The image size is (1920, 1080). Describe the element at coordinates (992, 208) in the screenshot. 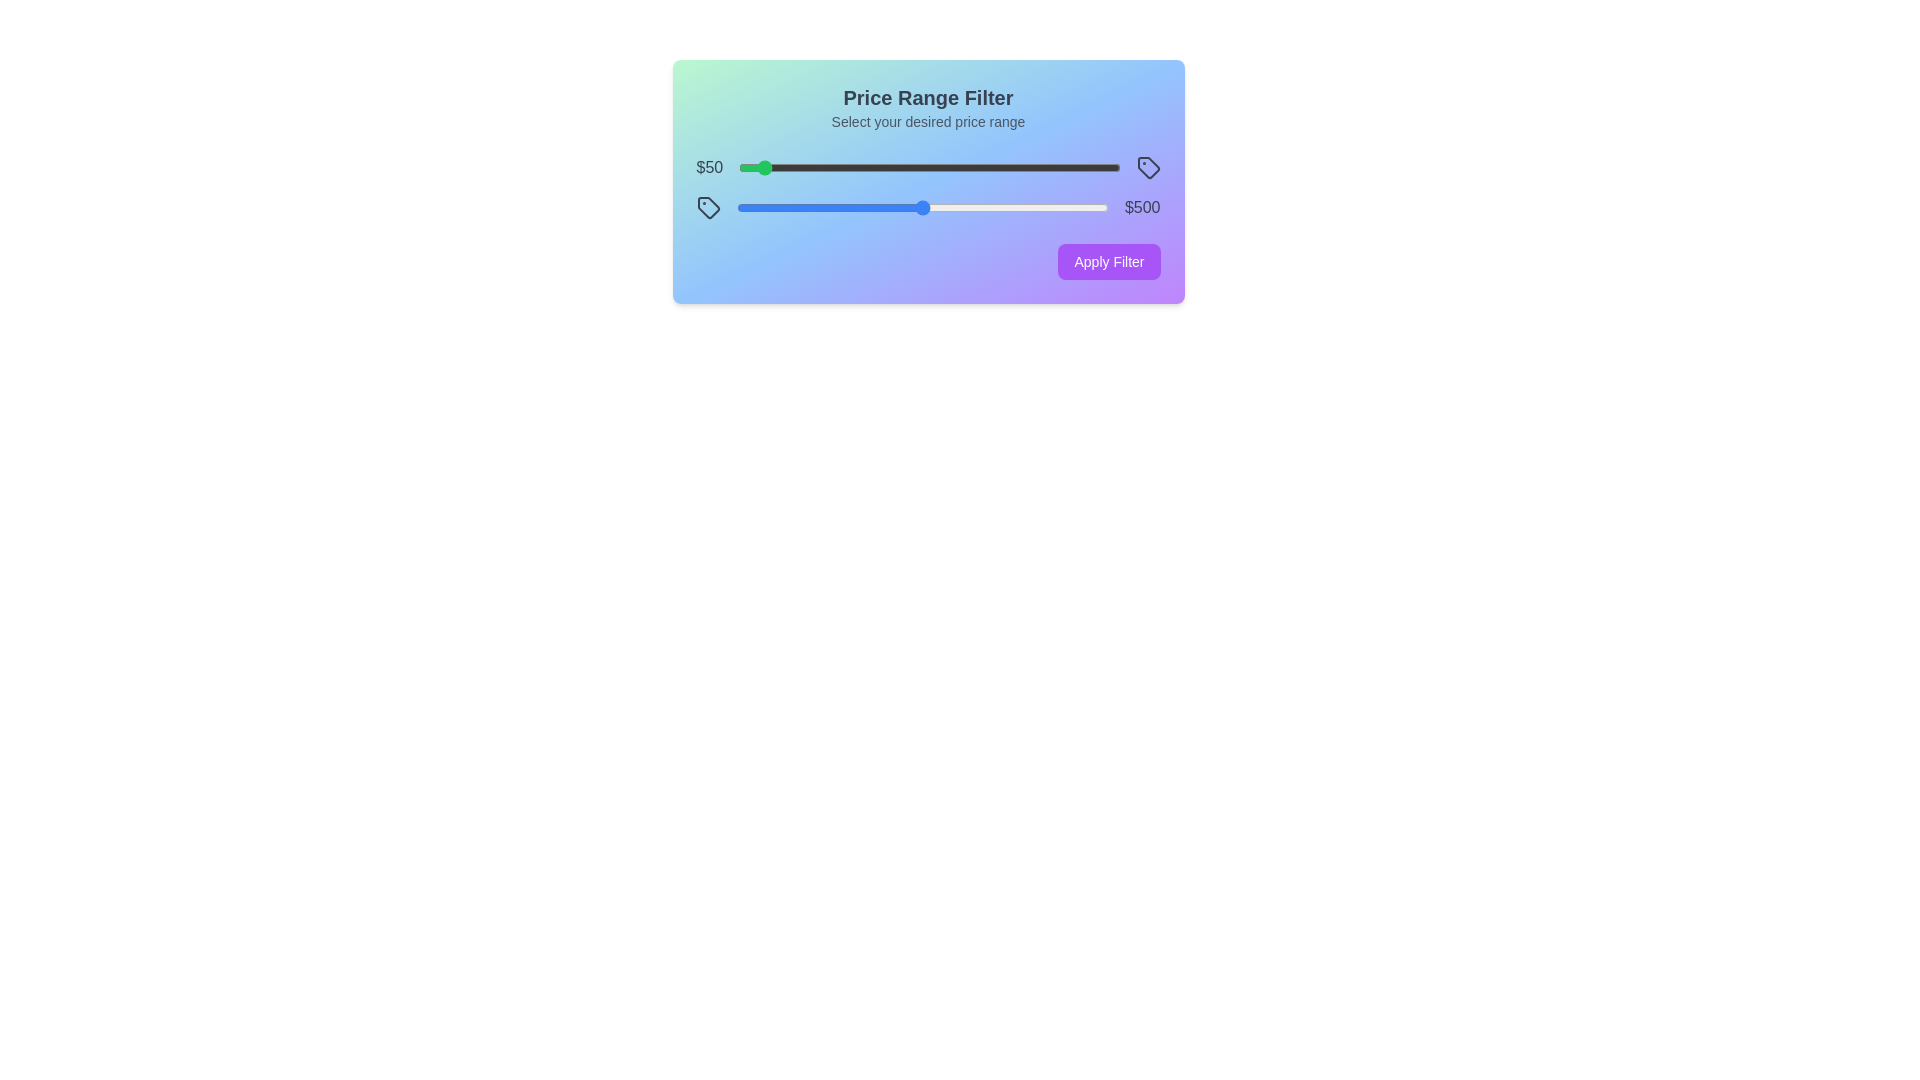

I see `the maximum price slider to 688` at that location.